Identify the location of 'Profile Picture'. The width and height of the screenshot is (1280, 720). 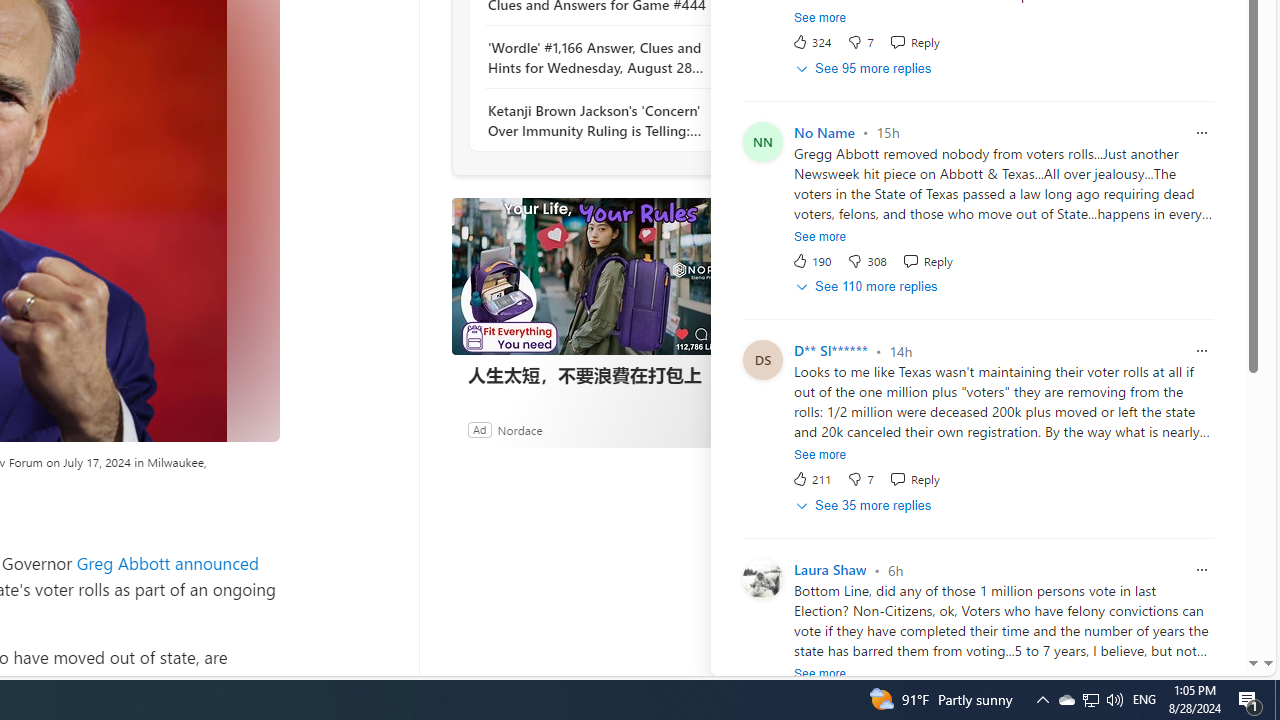
(761, 579).